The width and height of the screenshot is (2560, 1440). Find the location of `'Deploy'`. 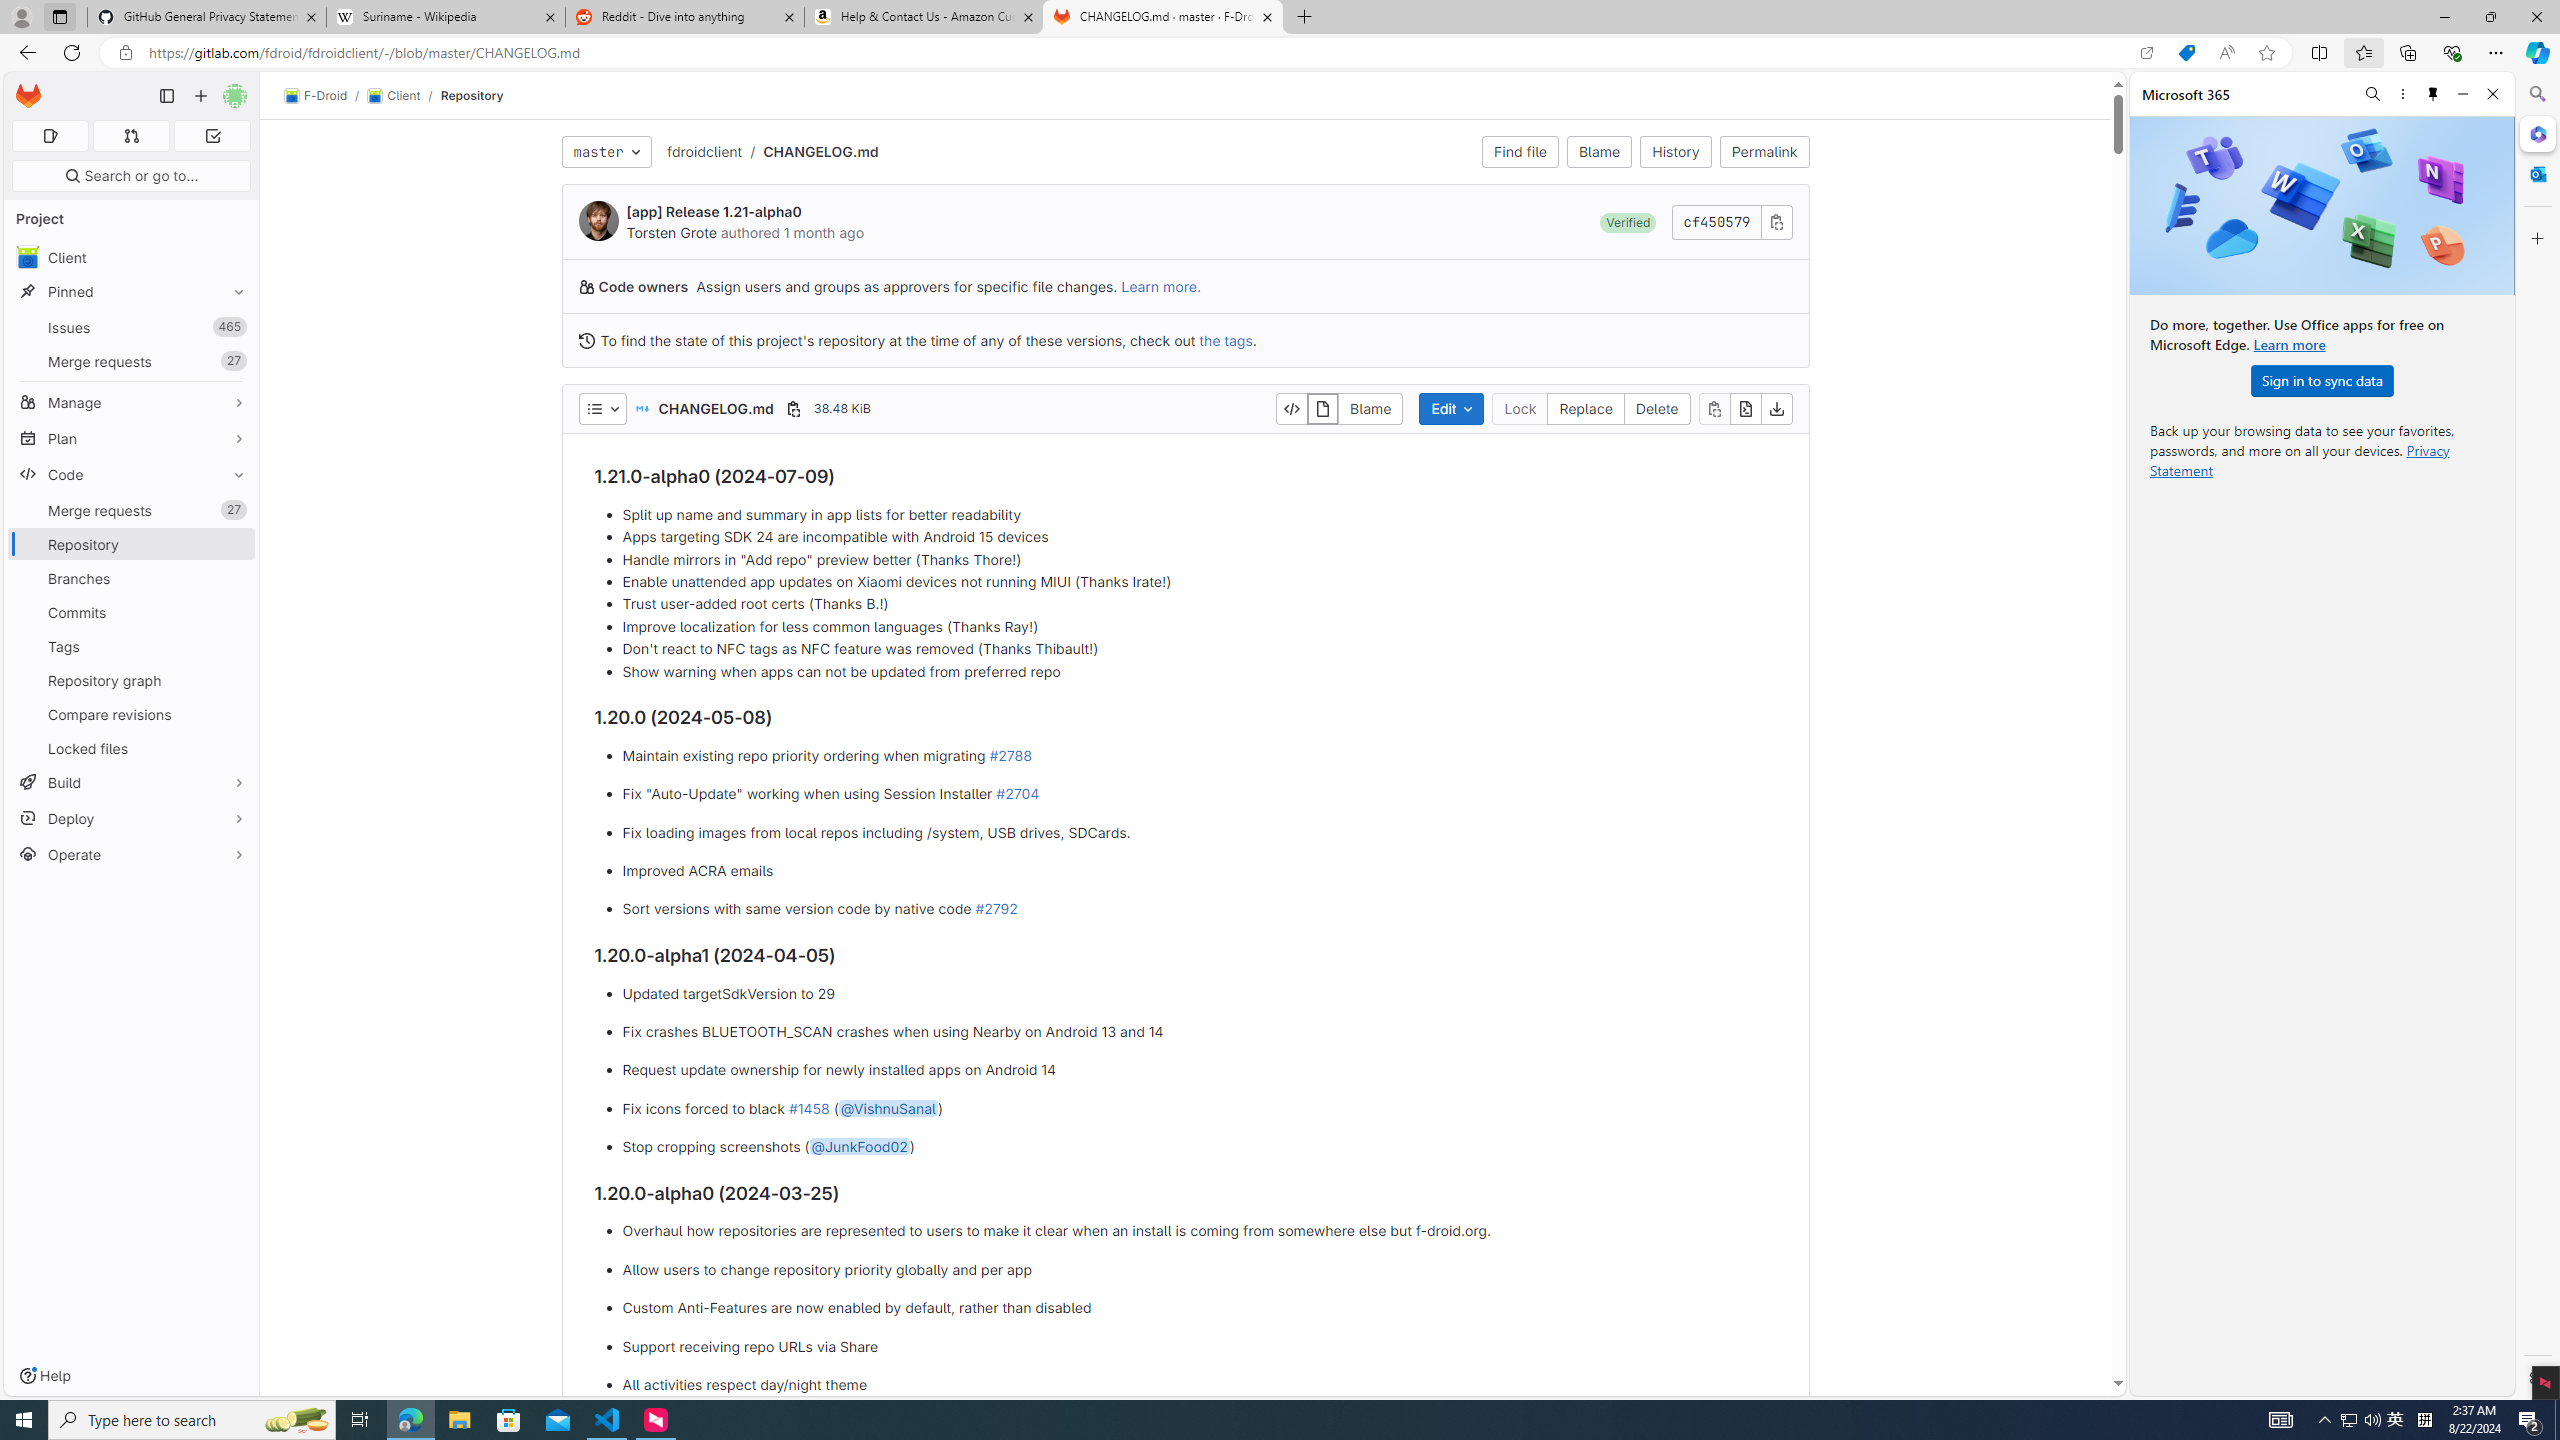

'Deploy' is located at coordinates (130, 817).